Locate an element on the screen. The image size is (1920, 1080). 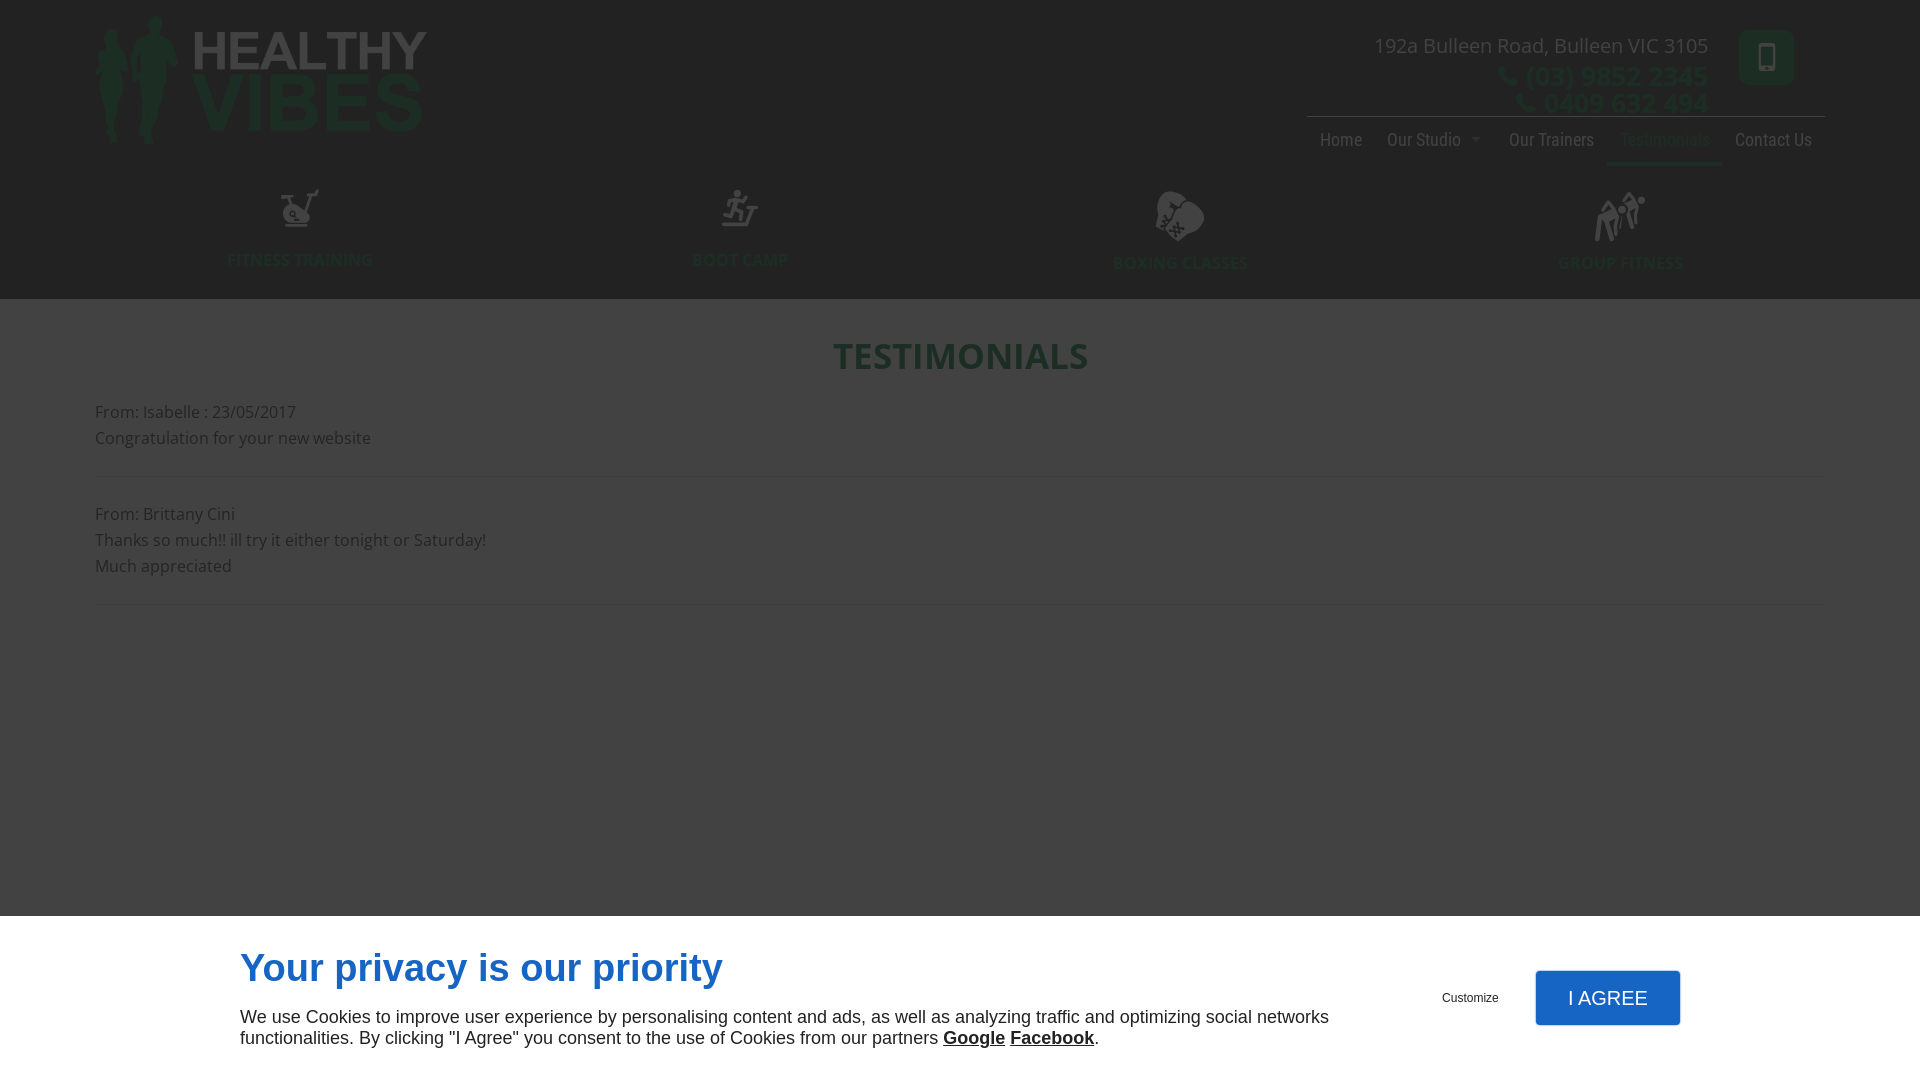
'Home' is located at coordinates (1340, 140).